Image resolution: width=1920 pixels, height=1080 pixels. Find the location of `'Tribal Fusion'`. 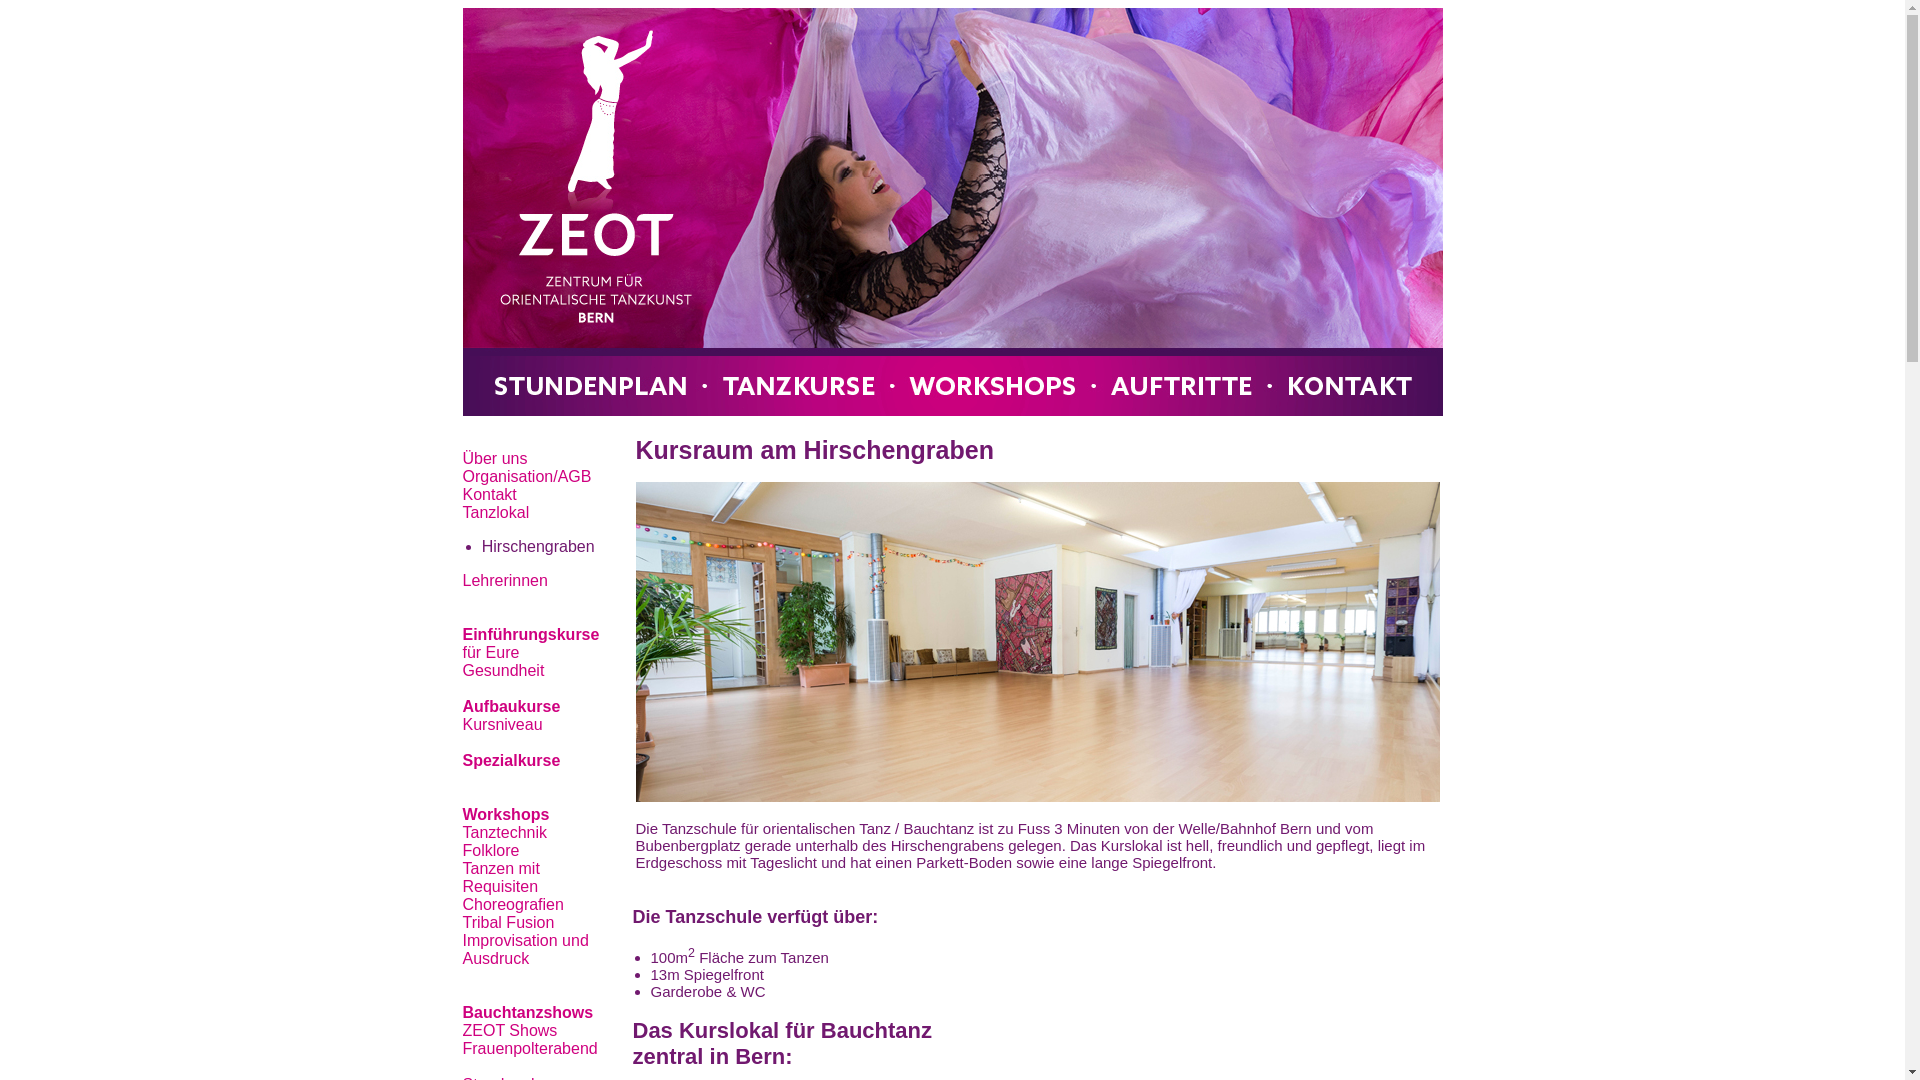

'Tribal Fusion' is located at coordinates (508, 922).